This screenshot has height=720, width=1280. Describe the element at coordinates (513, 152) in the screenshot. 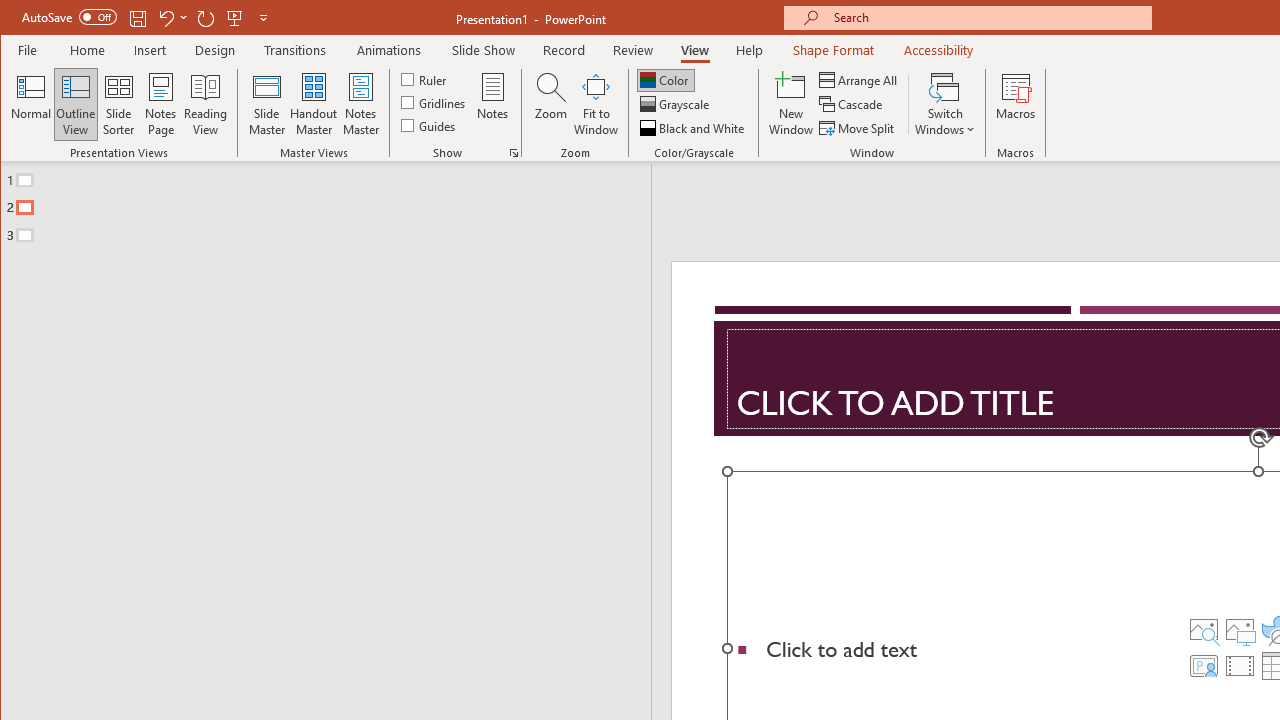

I see `'Grid Settings...'` at that location.